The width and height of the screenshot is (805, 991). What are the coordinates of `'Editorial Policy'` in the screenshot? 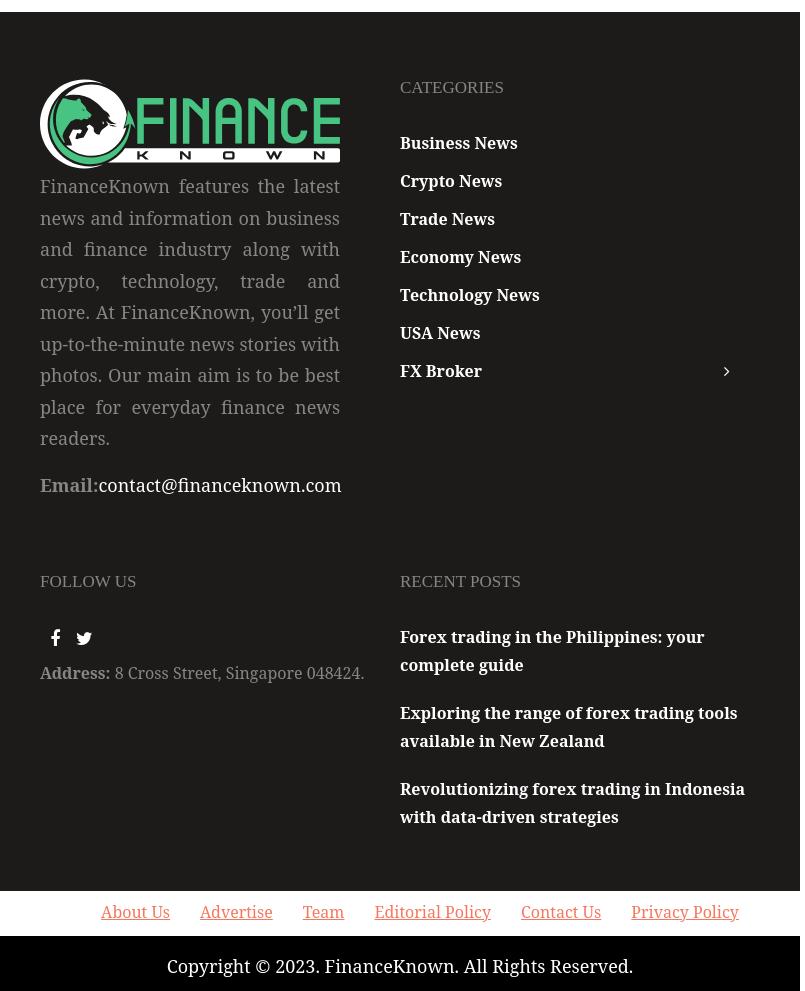 It's located at (374, 910).